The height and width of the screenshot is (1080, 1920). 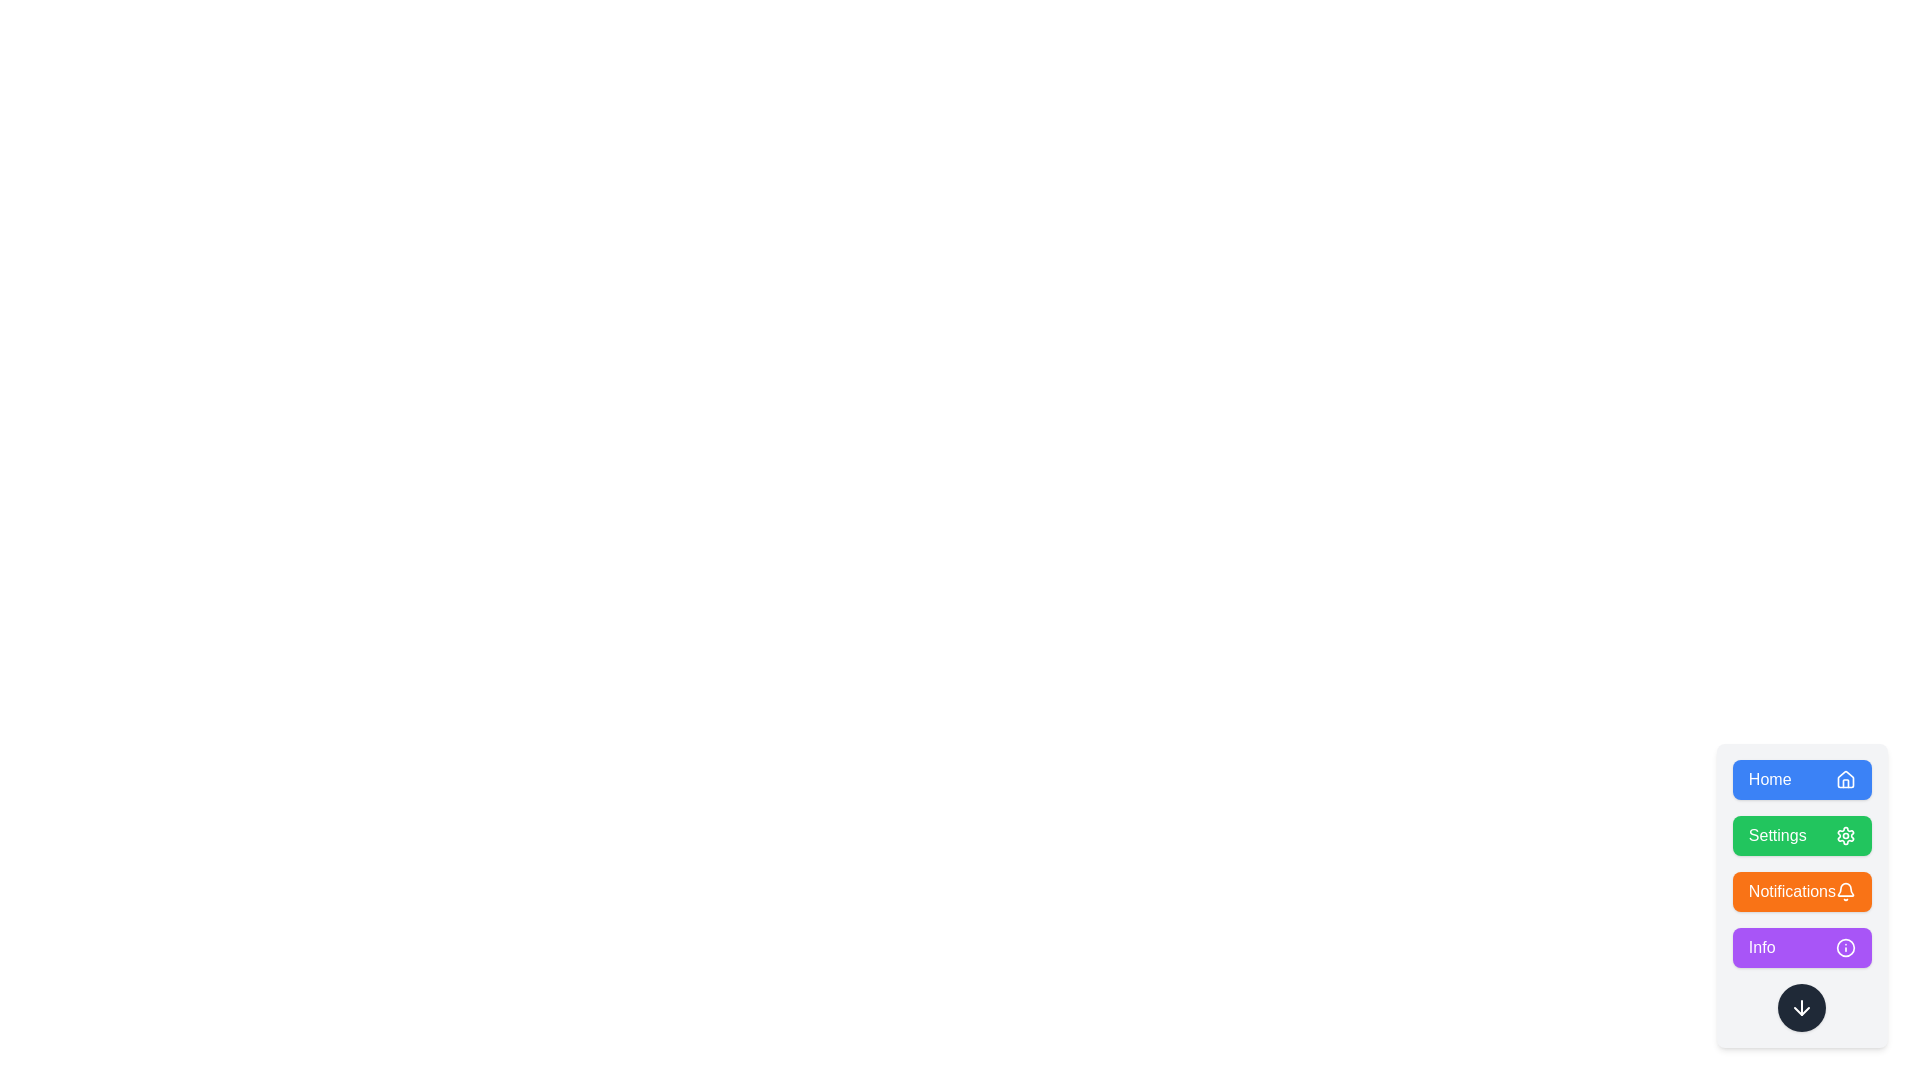 I want to click on the Home button in the ThemedSpeedDial component, so click(x=1802, y=778).